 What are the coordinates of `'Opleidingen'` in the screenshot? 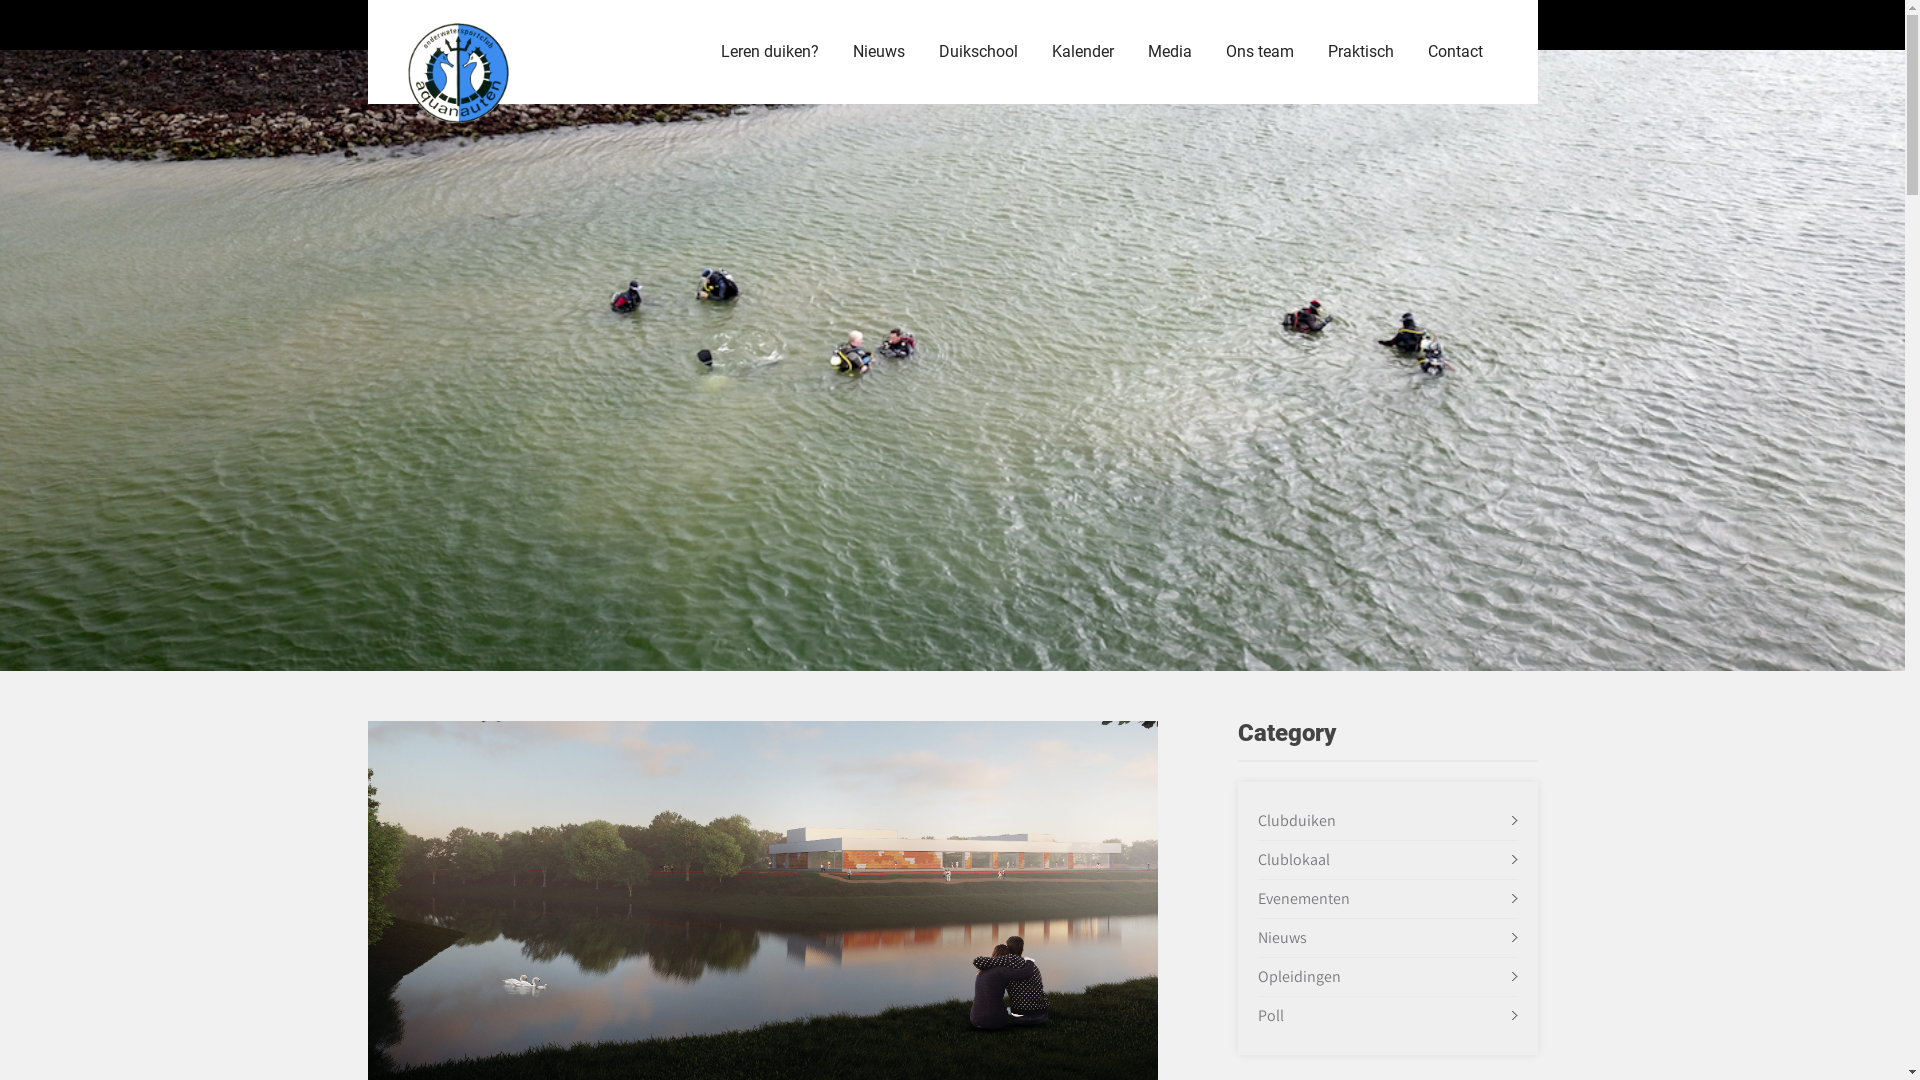 It's located at (1299, 975).